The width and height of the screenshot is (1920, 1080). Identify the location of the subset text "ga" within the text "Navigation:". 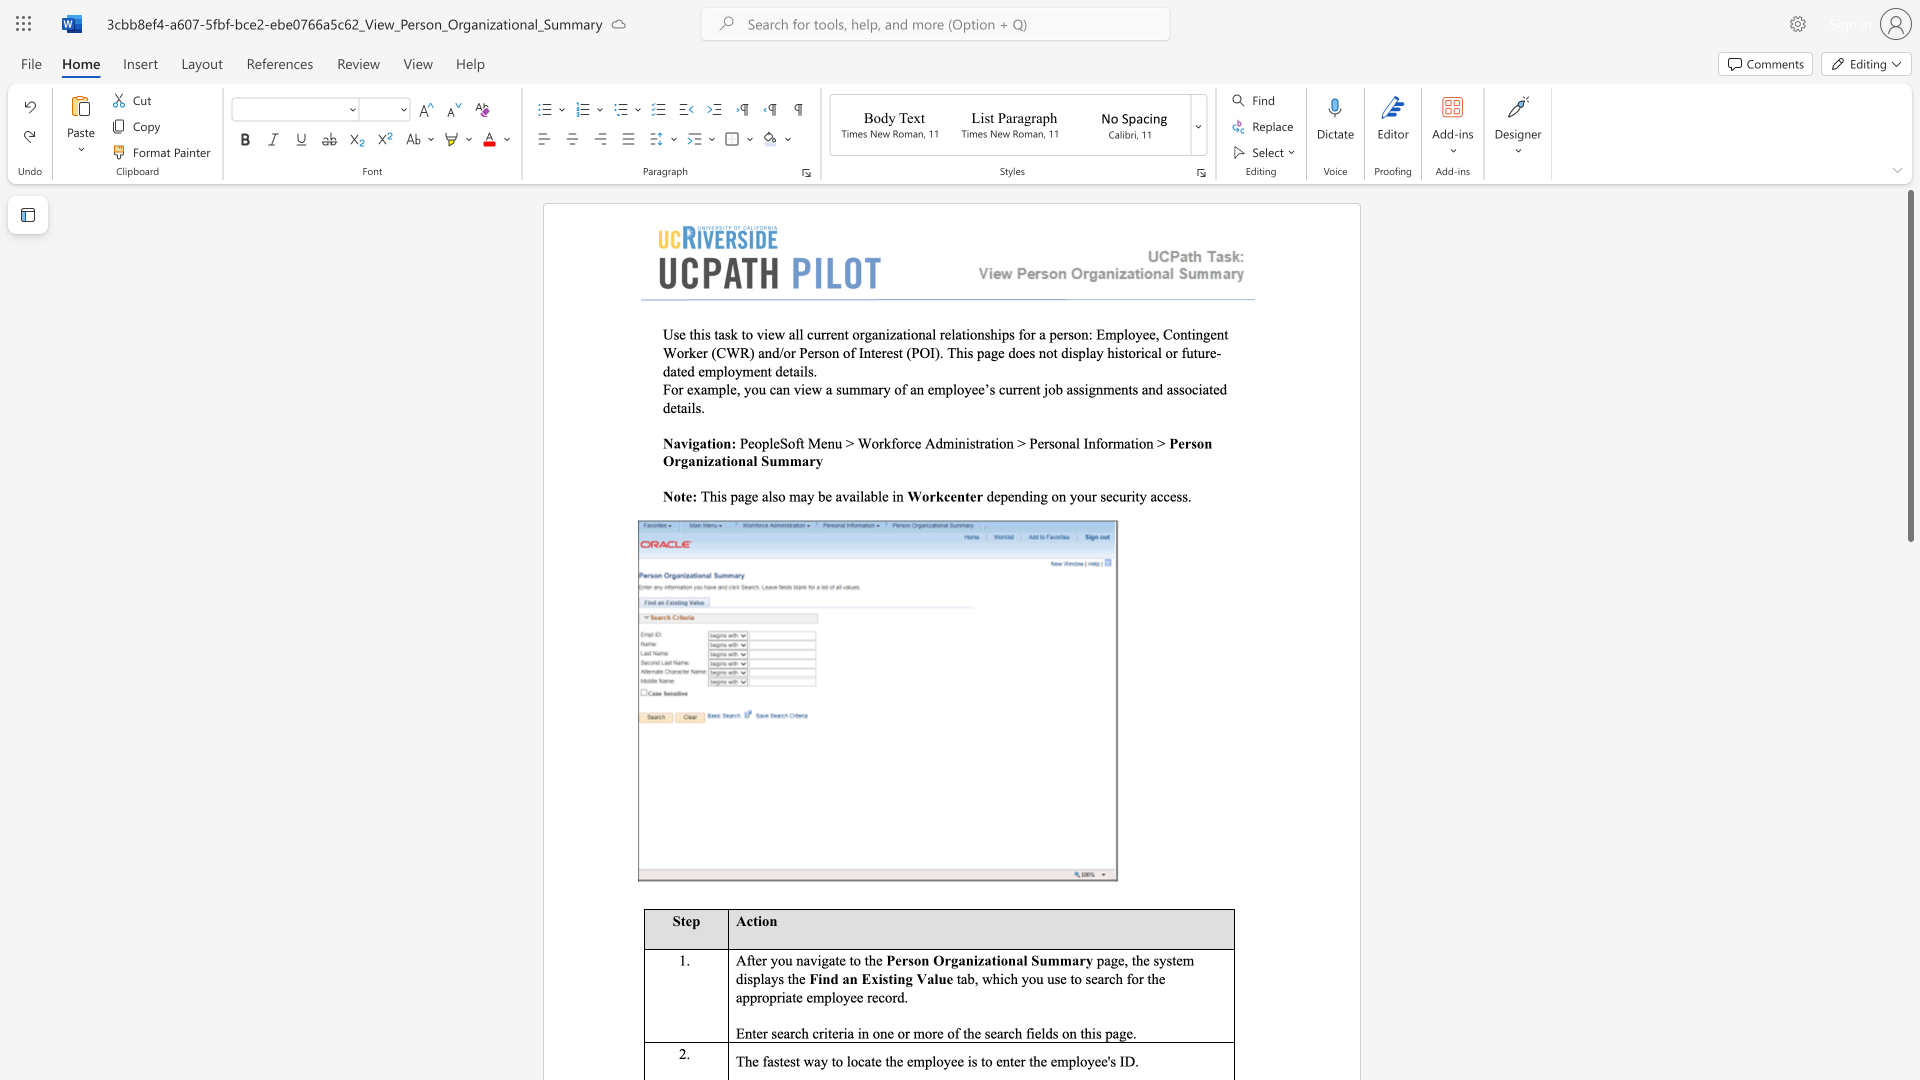
(692, 442).